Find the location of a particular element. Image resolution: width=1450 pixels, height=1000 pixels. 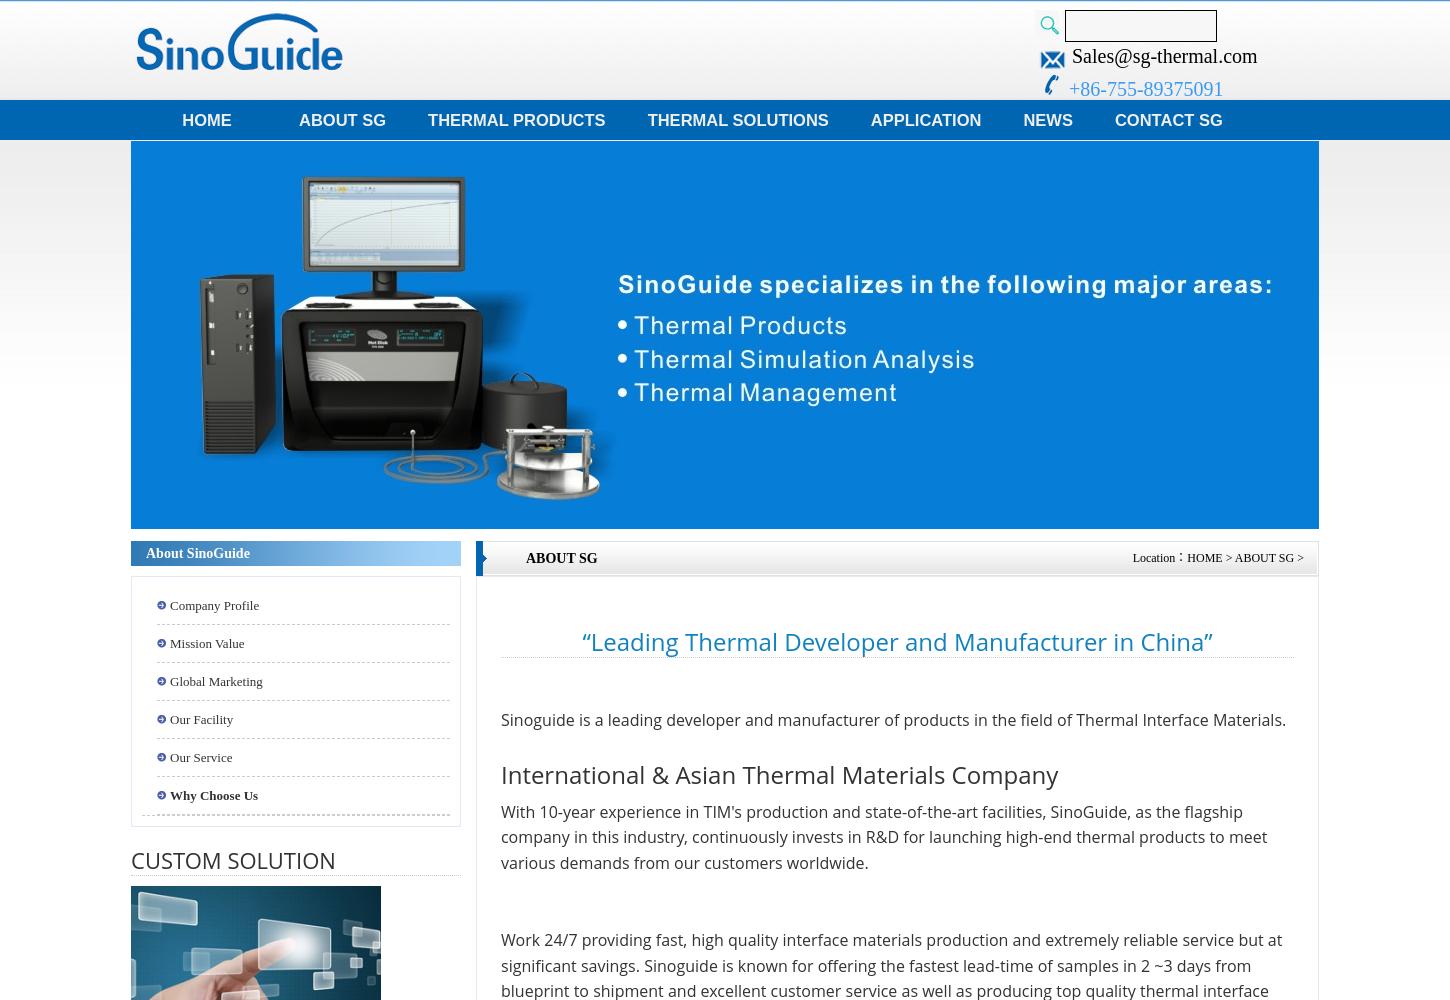

'Location：' is located at coordinates (1158, 558).